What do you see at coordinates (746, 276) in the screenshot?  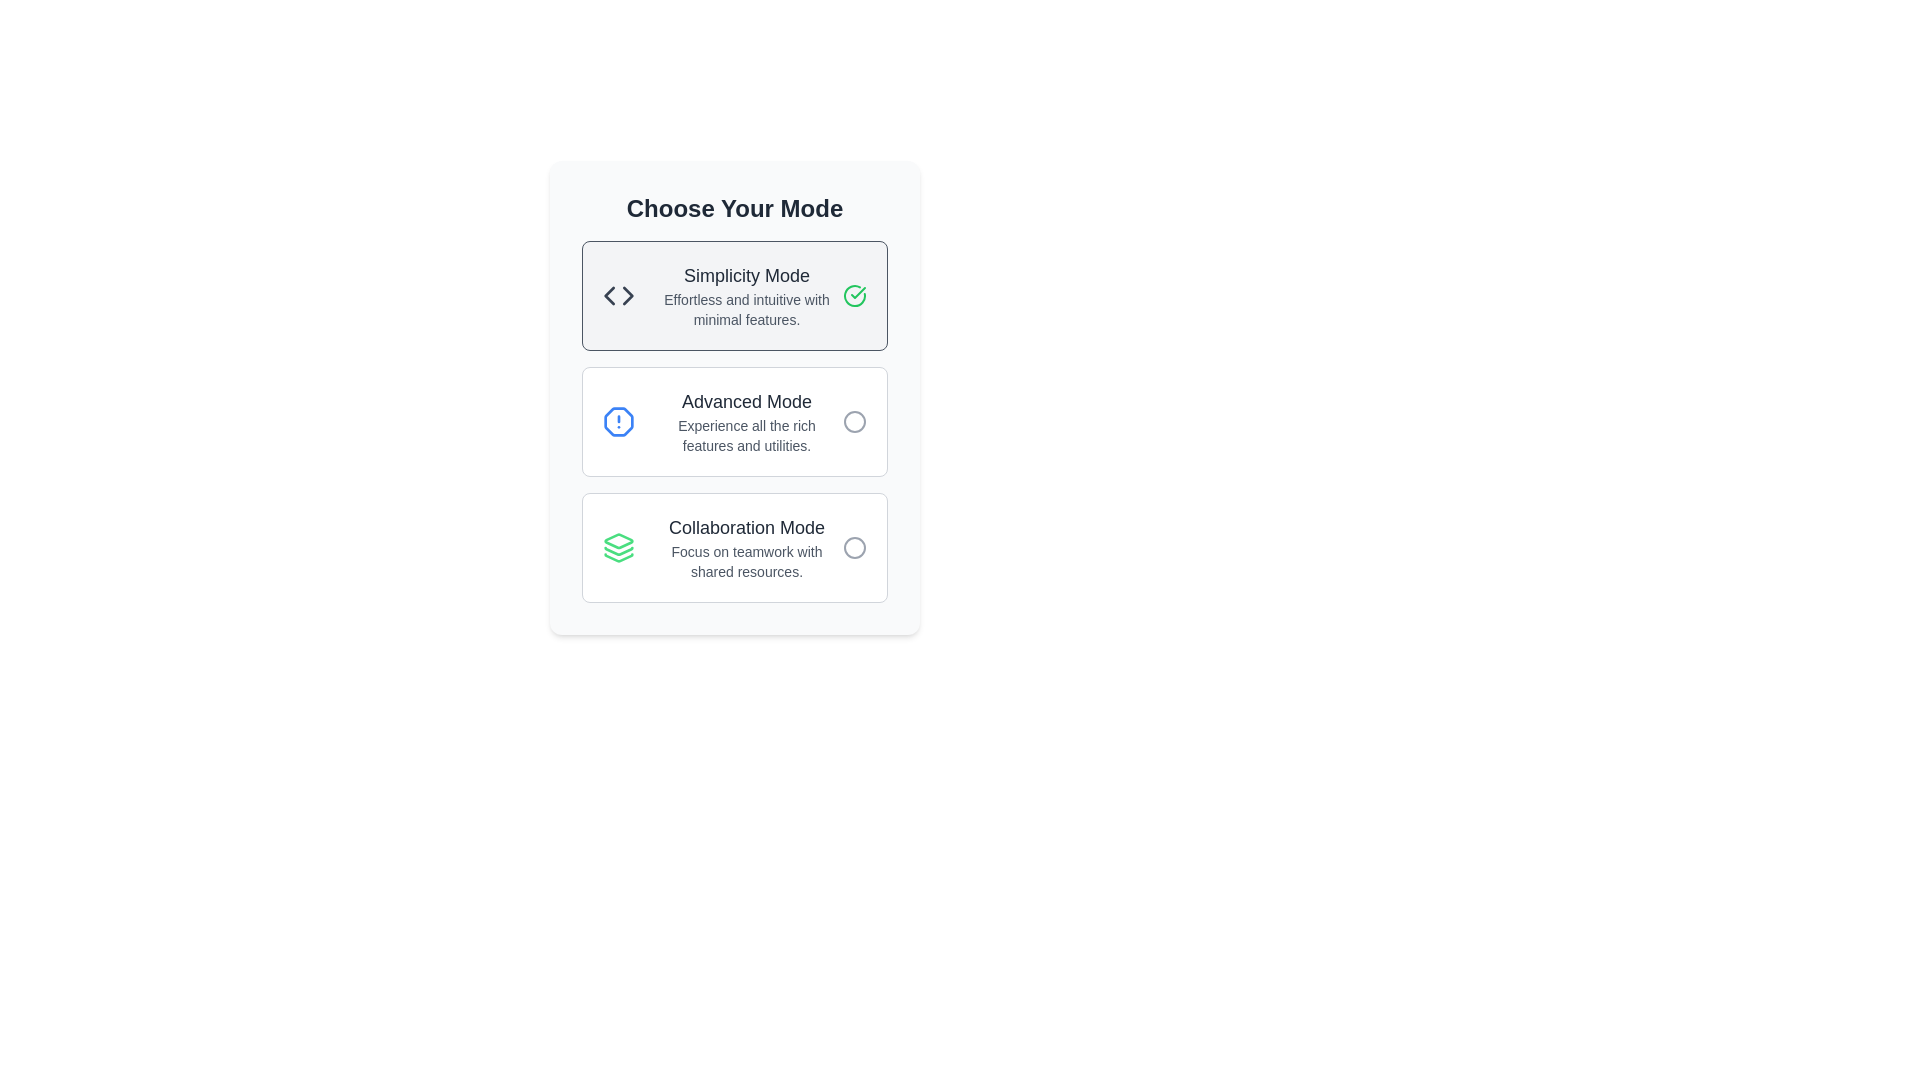 I see `the 'Simplicity Mode' label that identifies the first mode selection option in the interface` at bounding box center [746, 276].